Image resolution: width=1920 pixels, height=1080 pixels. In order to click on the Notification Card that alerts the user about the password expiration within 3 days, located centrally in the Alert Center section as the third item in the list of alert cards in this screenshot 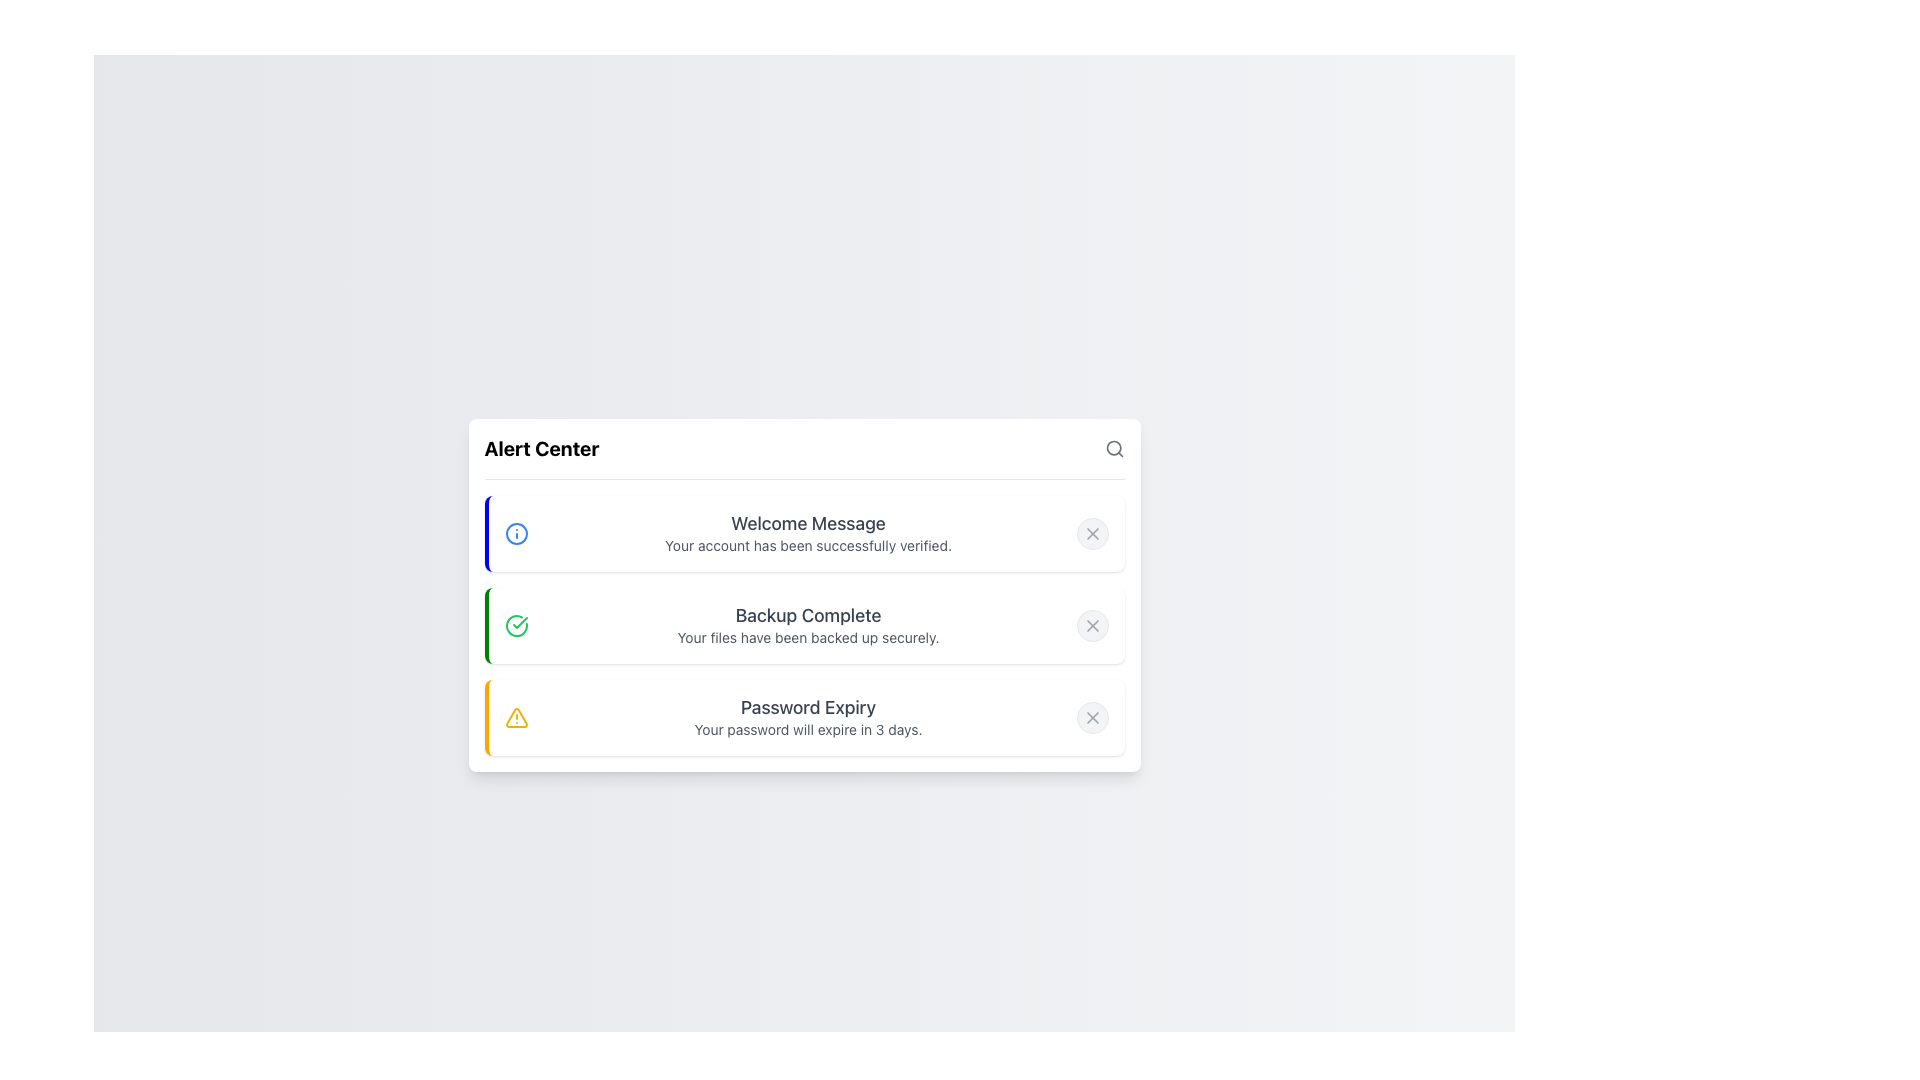, I will do `click(804, 716)`.